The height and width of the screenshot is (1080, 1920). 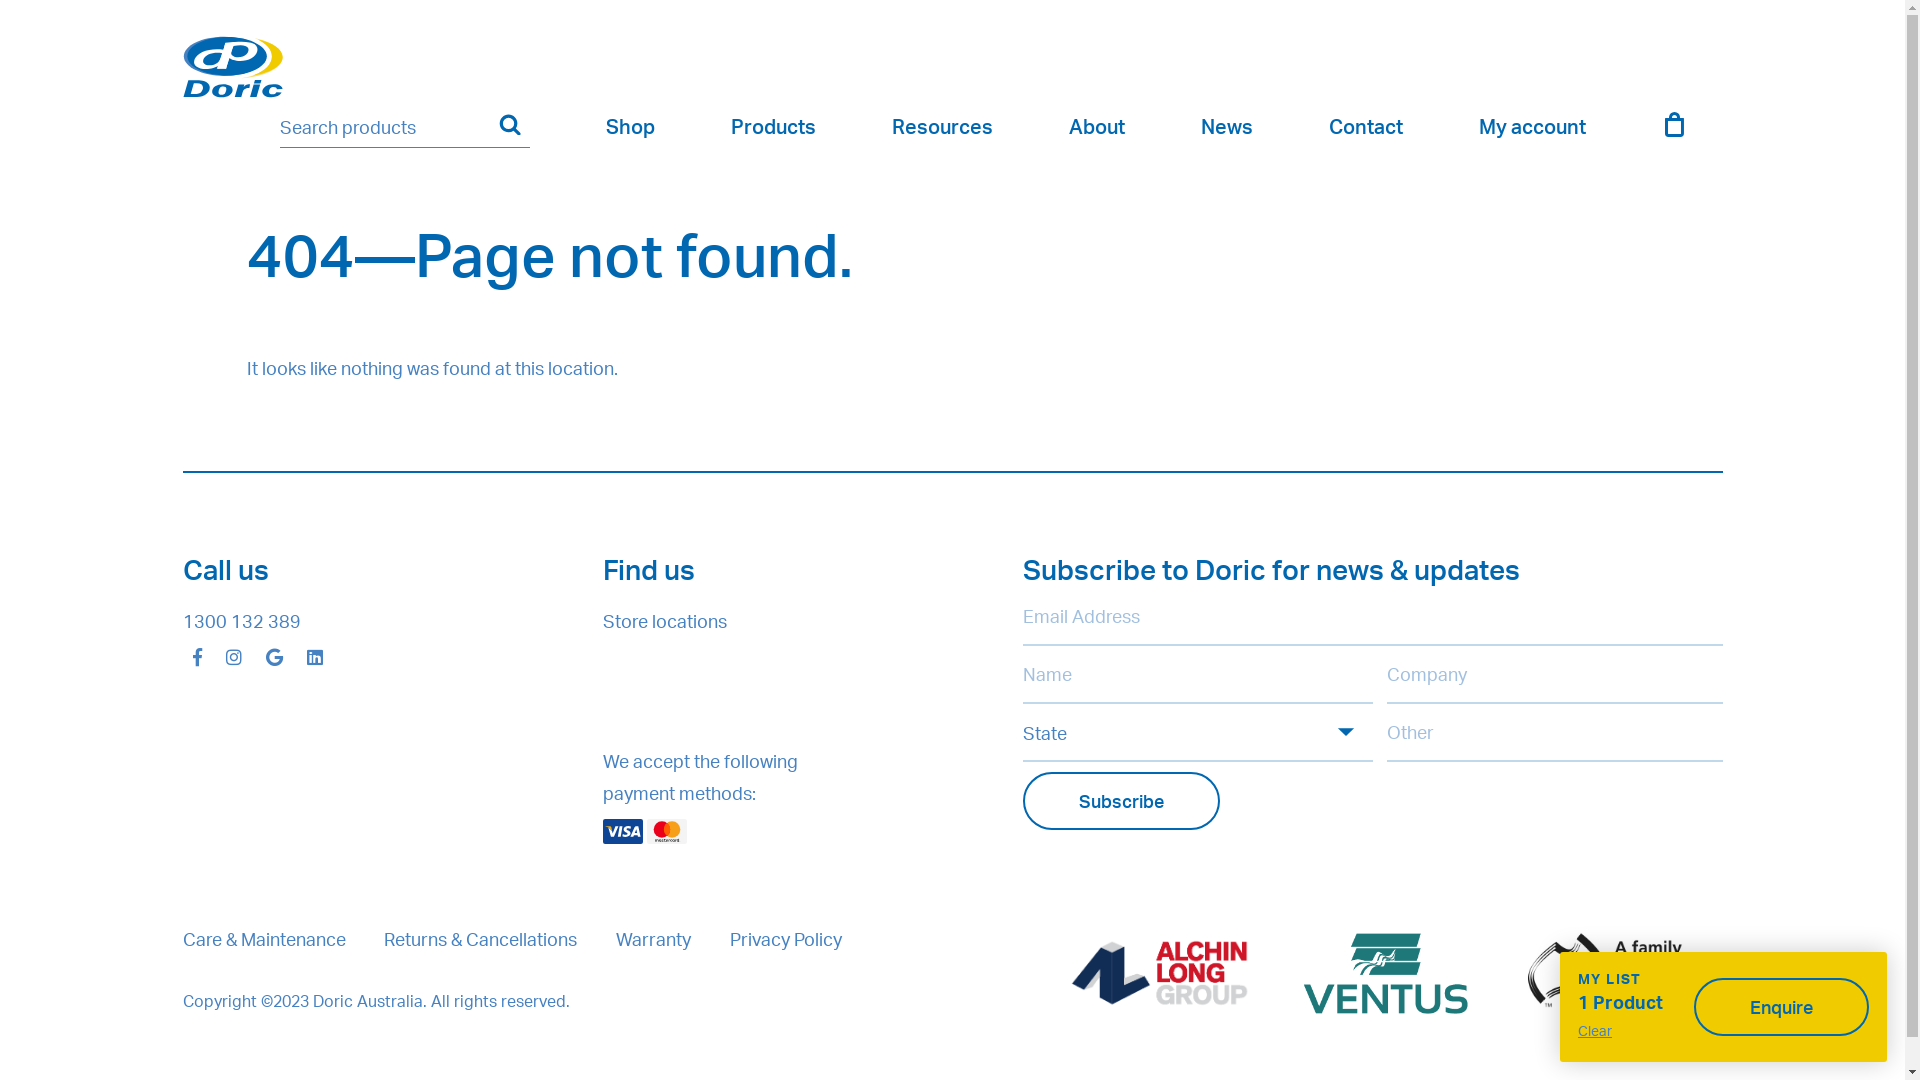 What do you see at coordinates (1226, 127) in the screenshot?
I see `'News'` at bounding box center [1226, 127].